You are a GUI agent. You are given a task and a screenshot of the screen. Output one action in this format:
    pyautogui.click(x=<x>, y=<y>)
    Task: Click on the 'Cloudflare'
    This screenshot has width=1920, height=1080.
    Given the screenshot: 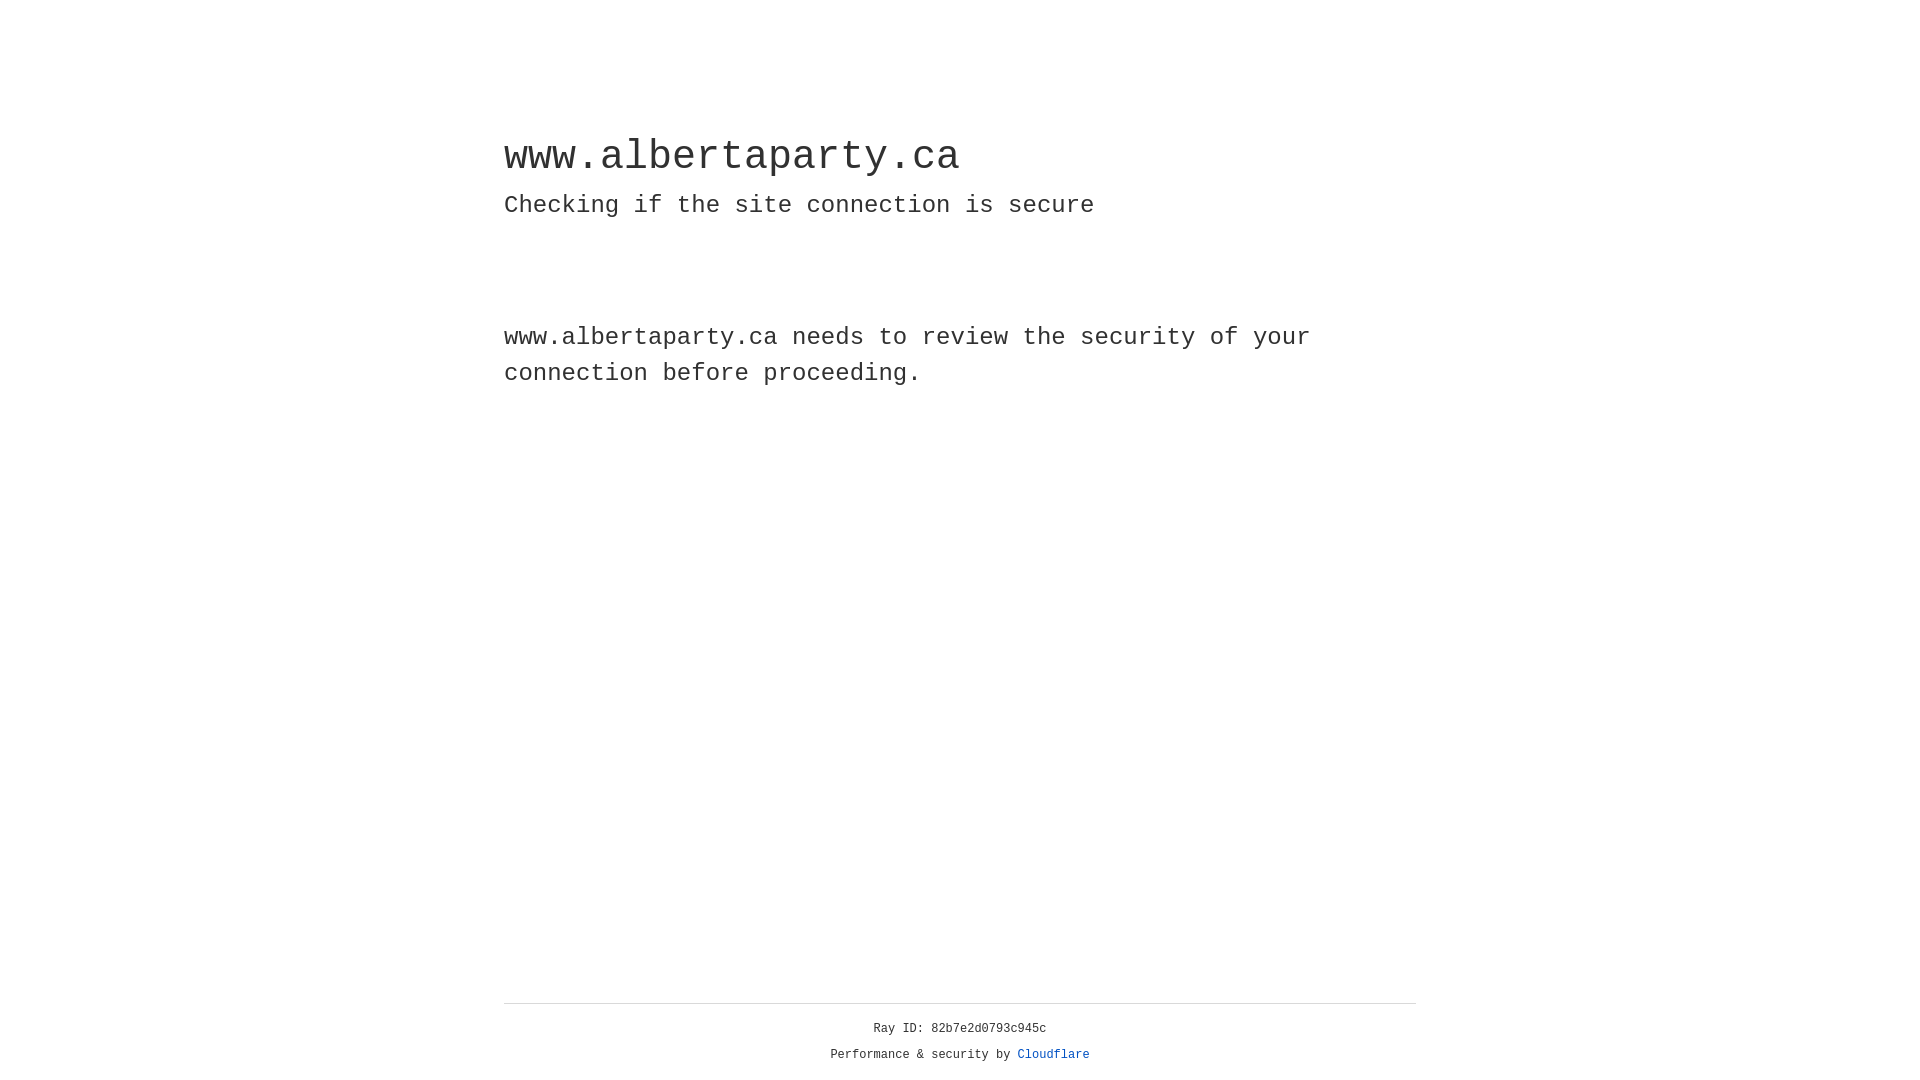 What is the action you would take?
    pyautogui.click(x=1053, y=1054)
    